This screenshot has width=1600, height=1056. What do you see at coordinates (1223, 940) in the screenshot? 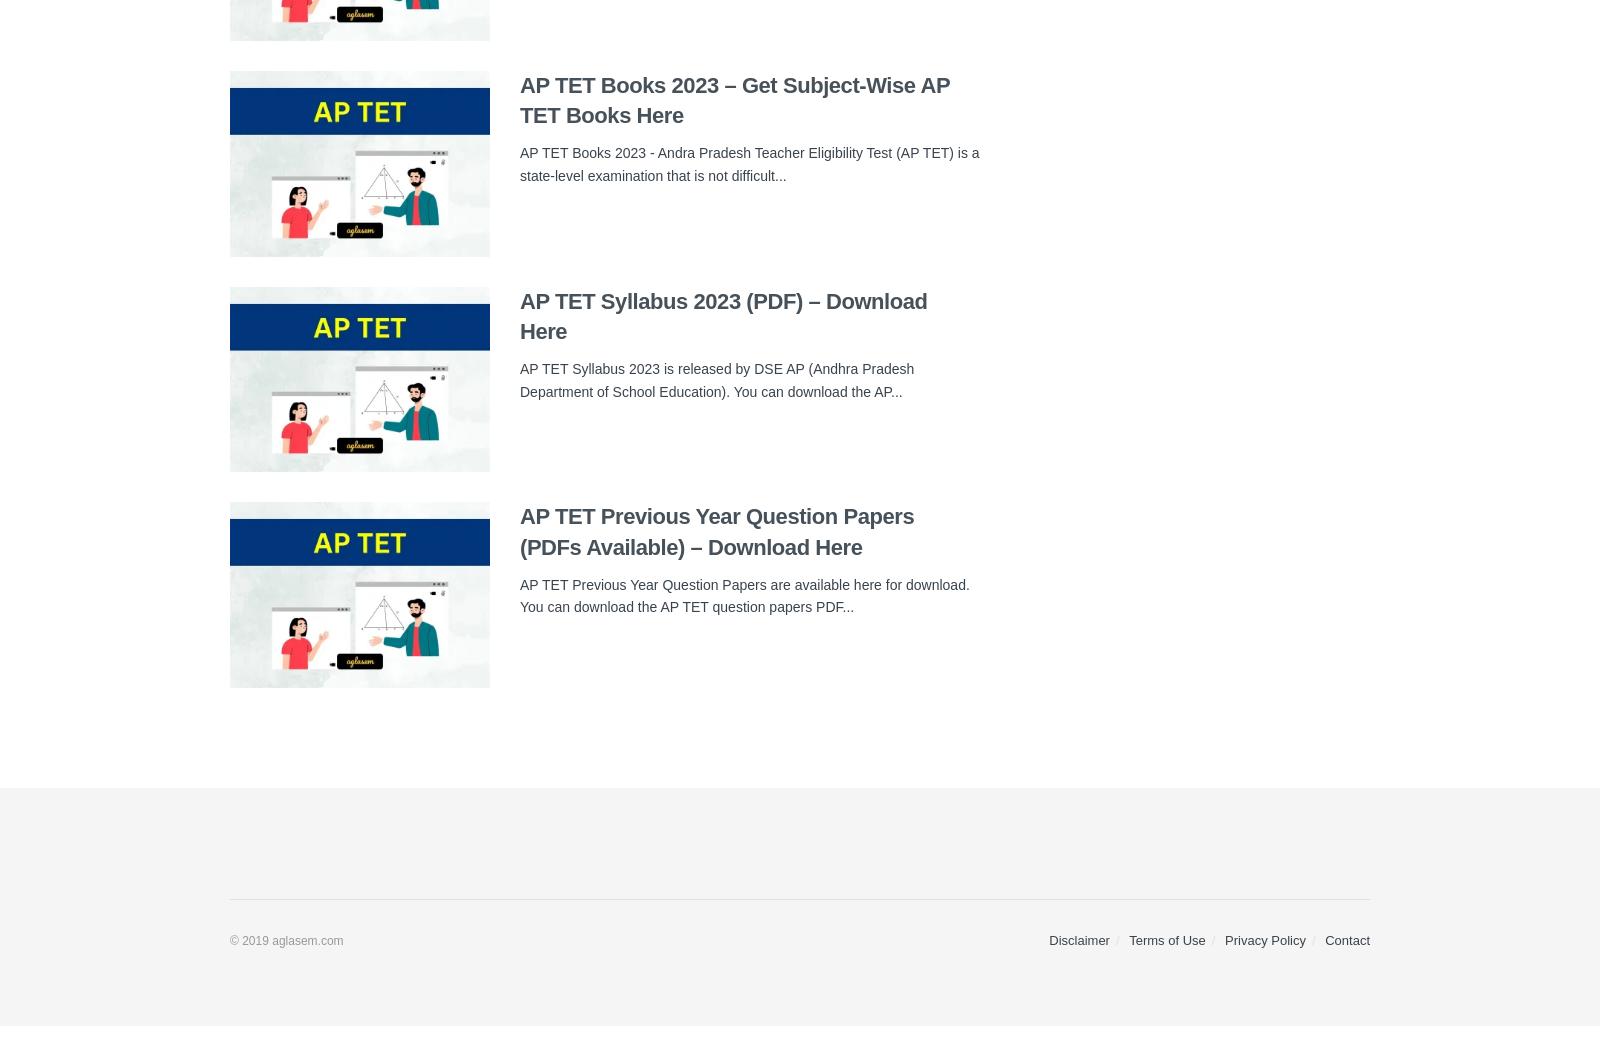
I see `'Privacy Policy'` at bounding box center [1223, 940].